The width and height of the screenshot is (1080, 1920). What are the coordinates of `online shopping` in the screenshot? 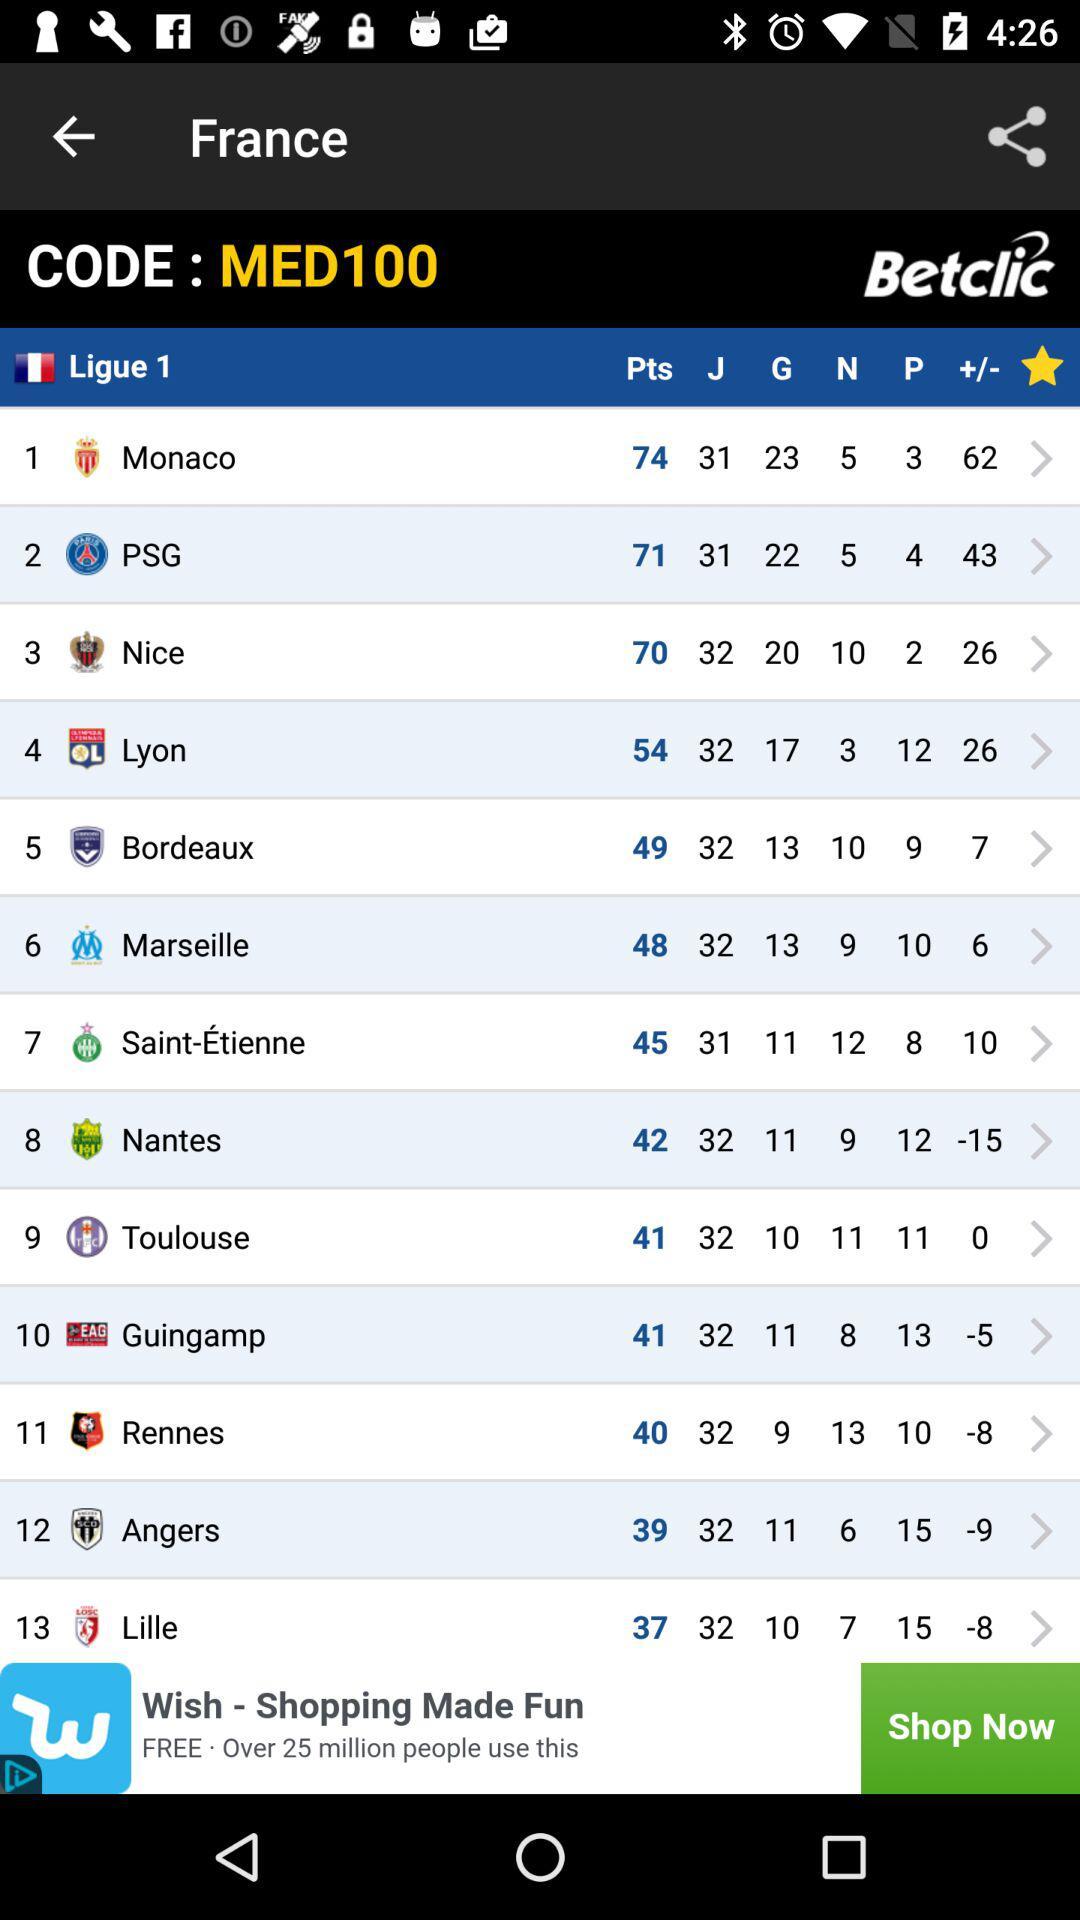 It's located at (540, 1727).